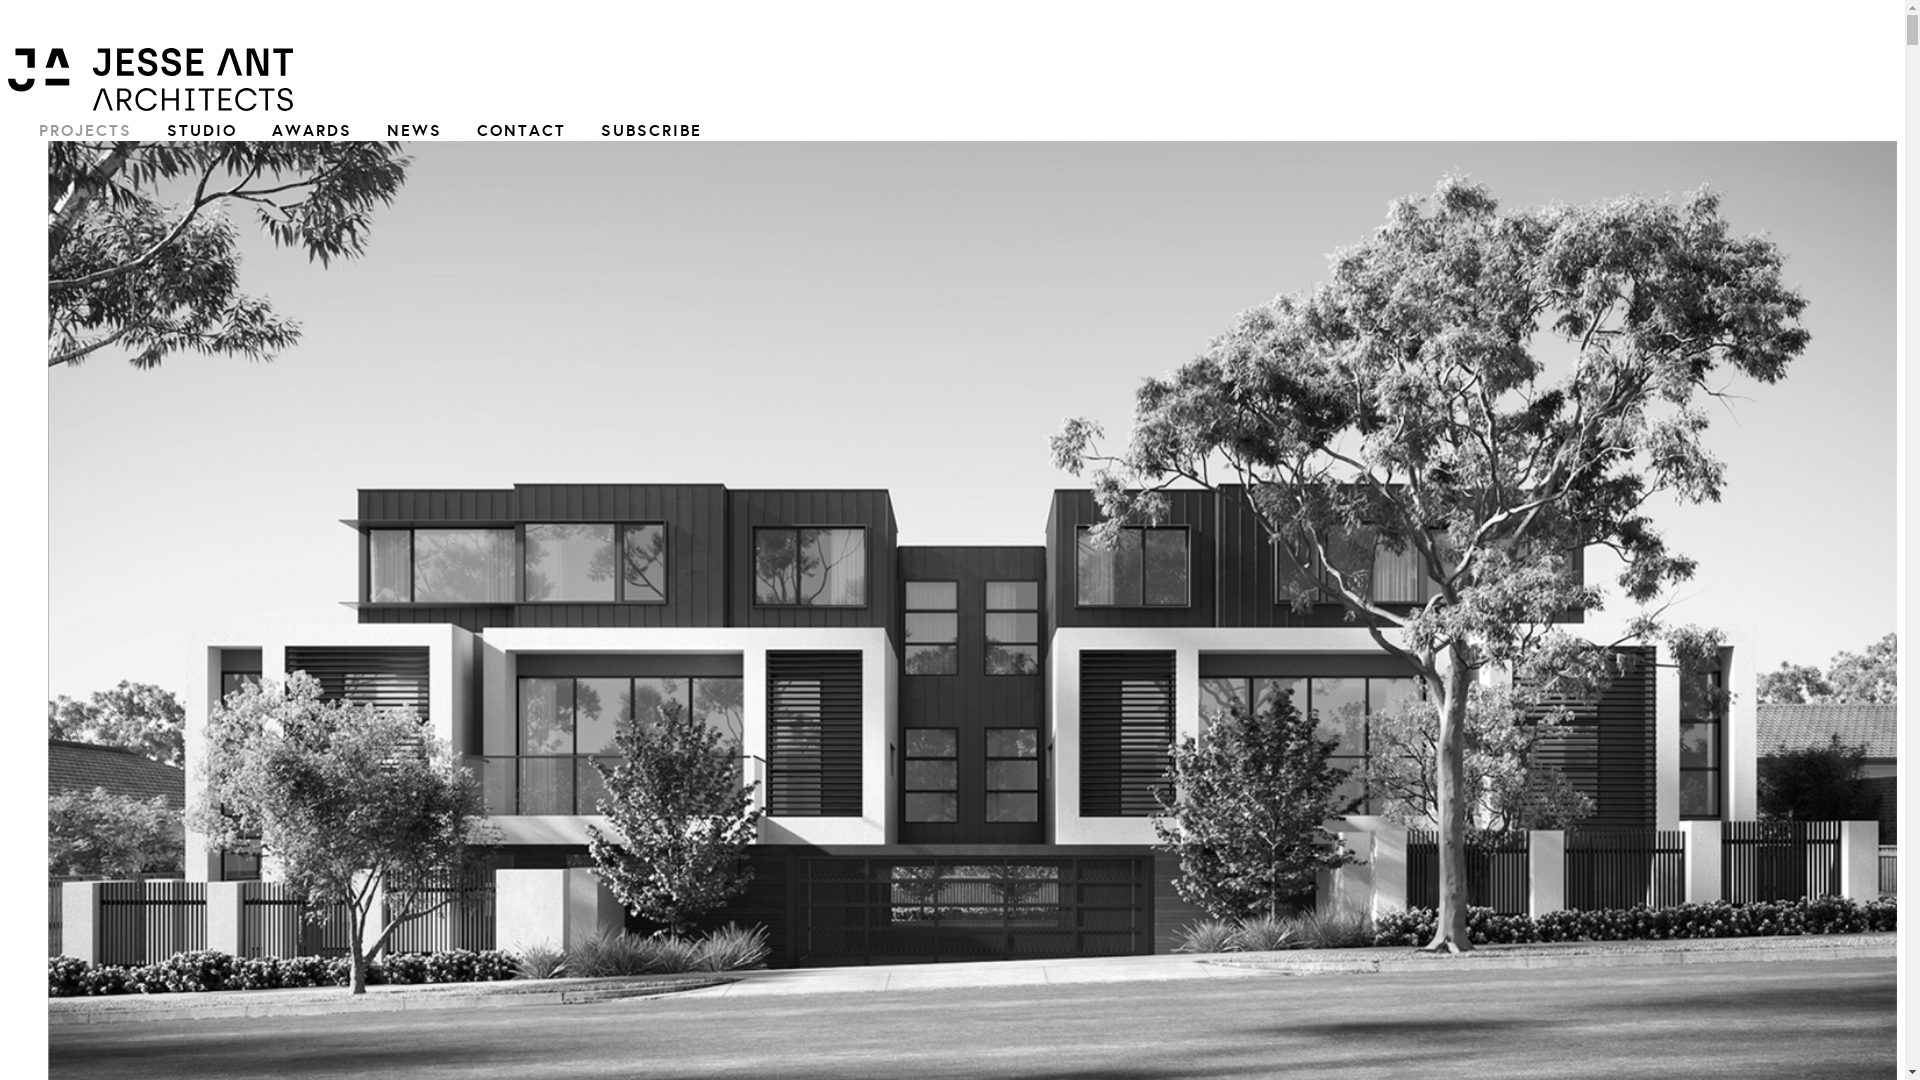 The height and width of the screenshot is (1080, 1920). What do you see at coordinates (413, 130) in the screenshot?
I see `'NEWS'` at bounding box center [413, 130].